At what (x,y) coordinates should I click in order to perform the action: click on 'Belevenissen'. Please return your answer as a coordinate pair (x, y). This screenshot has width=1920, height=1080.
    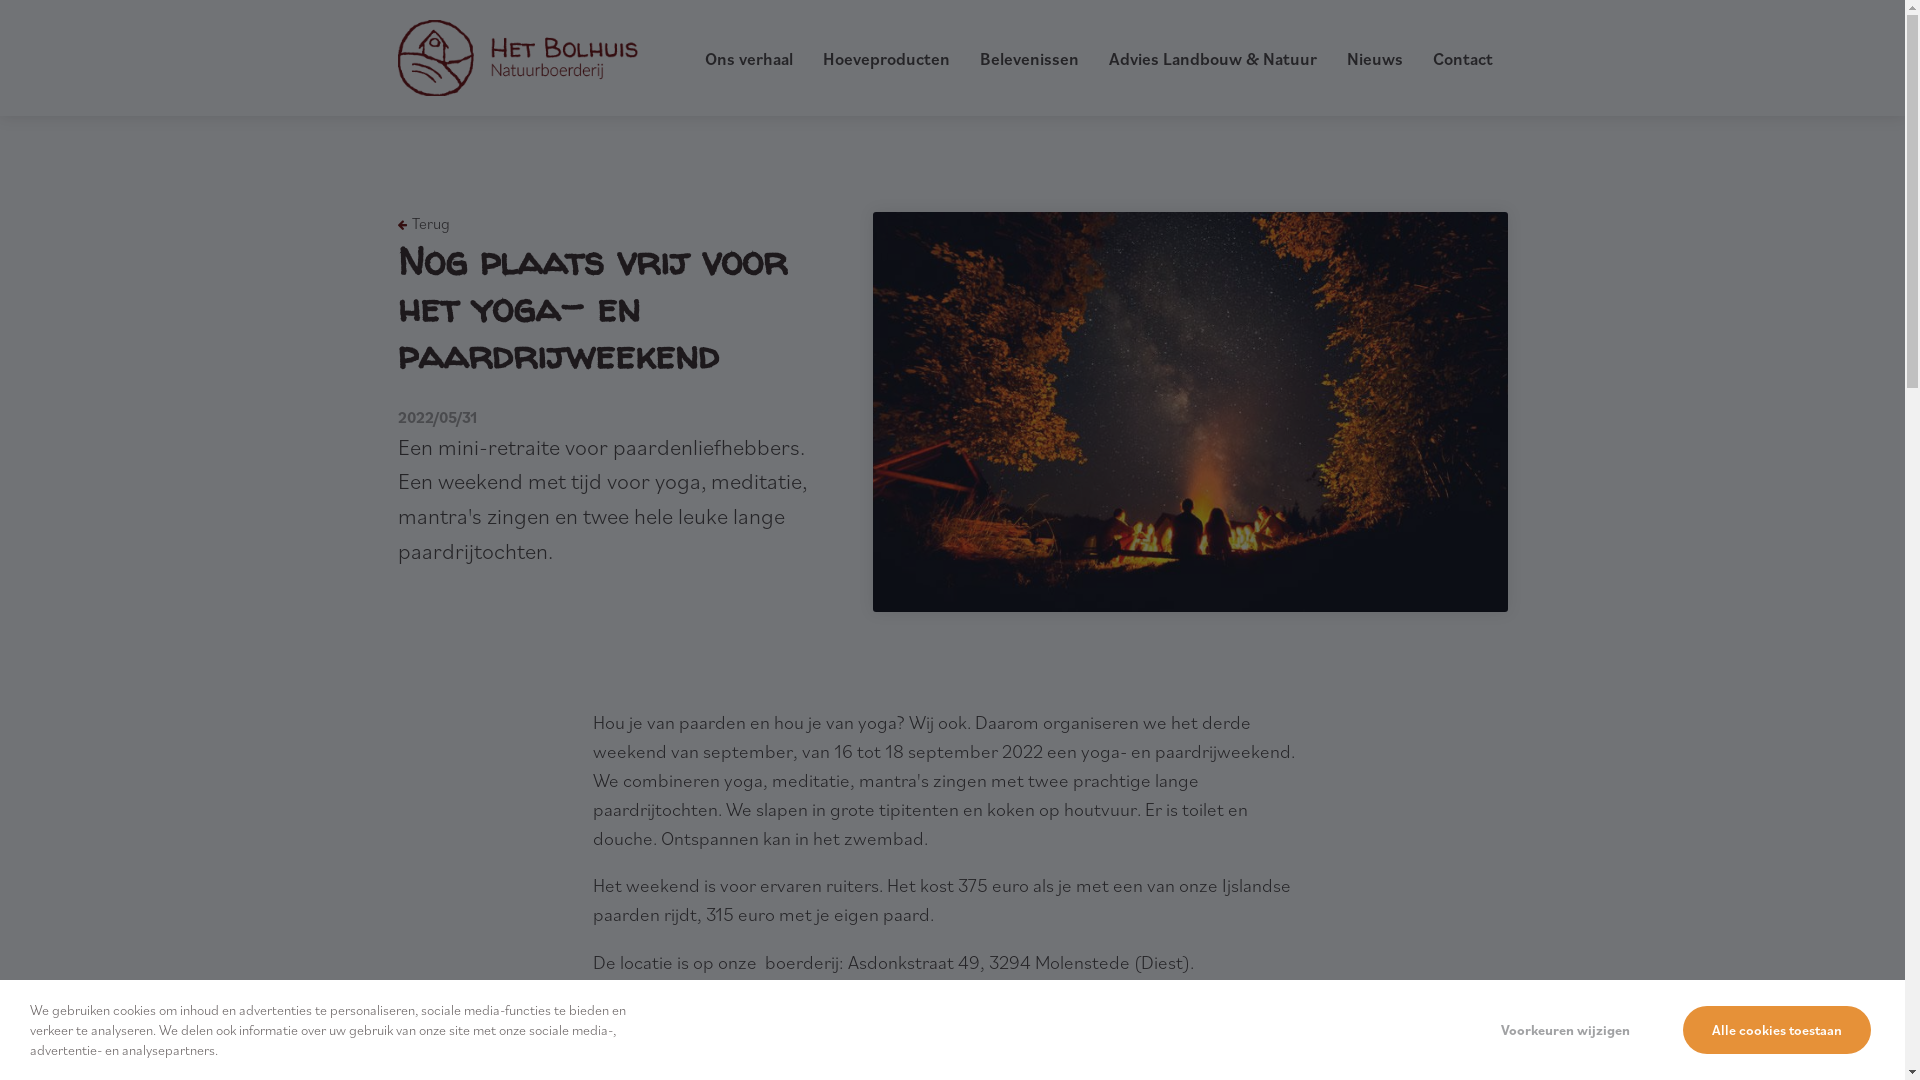
    Looking at the image, I should click on (979, 57).